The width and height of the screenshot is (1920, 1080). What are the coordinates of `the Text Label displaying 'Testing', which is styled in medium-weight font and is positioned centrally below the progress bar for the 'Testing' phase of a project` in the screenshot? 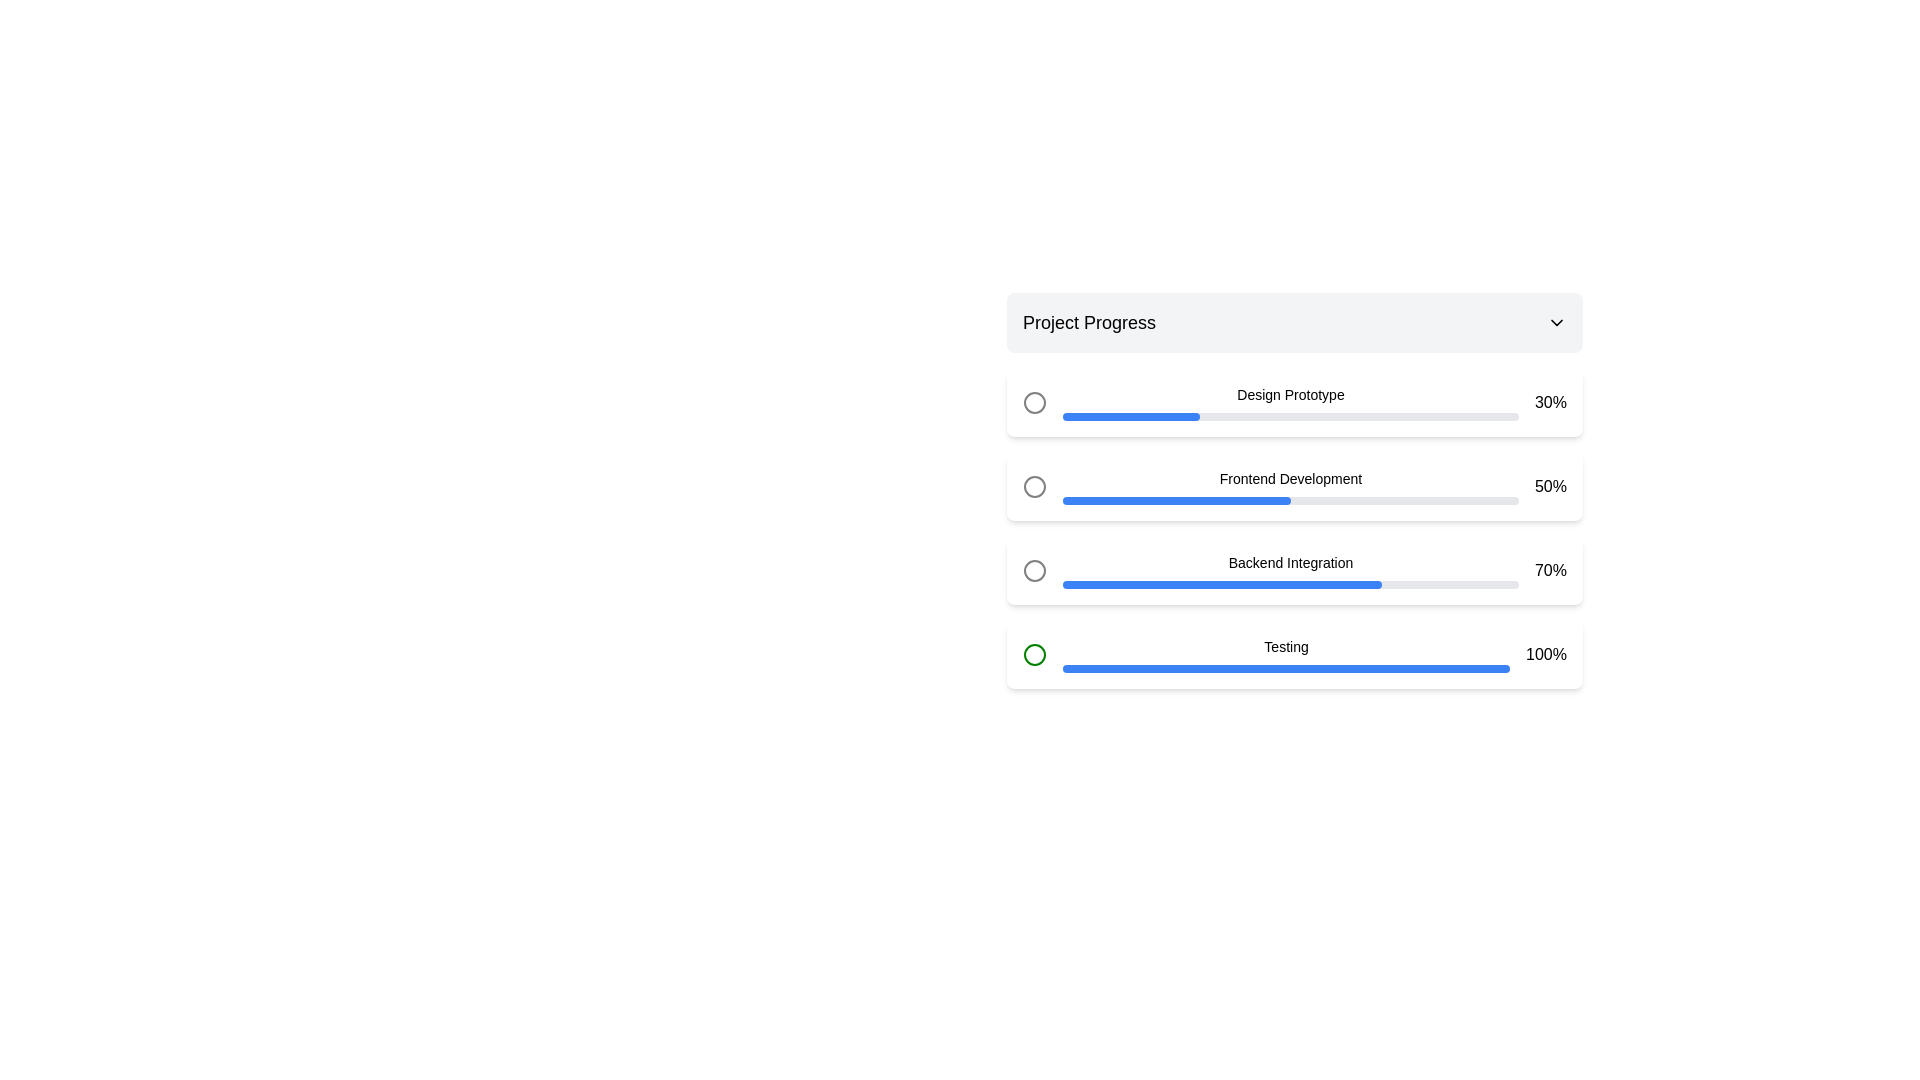 It's located at (1286, 647).